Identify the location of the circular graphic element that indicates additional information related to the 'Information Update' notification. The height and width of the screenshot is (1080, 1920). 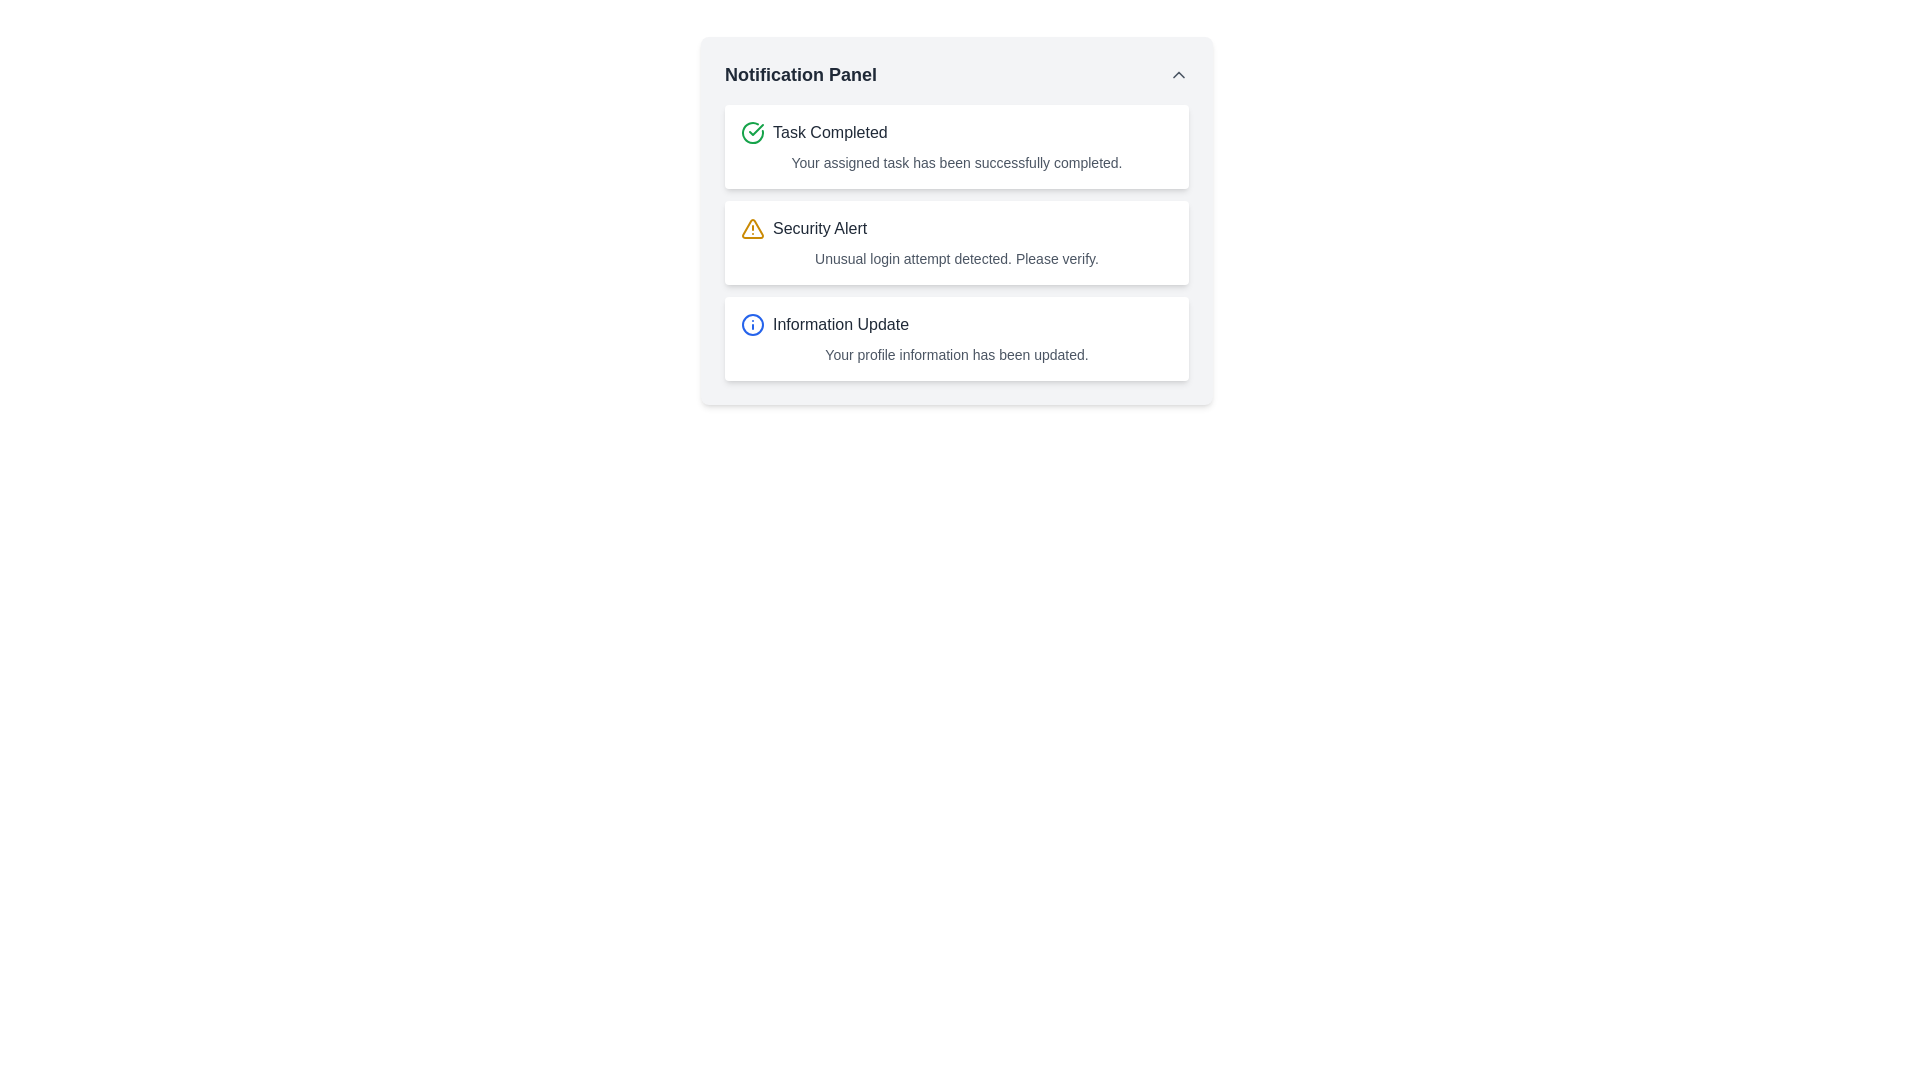
(752, 323).